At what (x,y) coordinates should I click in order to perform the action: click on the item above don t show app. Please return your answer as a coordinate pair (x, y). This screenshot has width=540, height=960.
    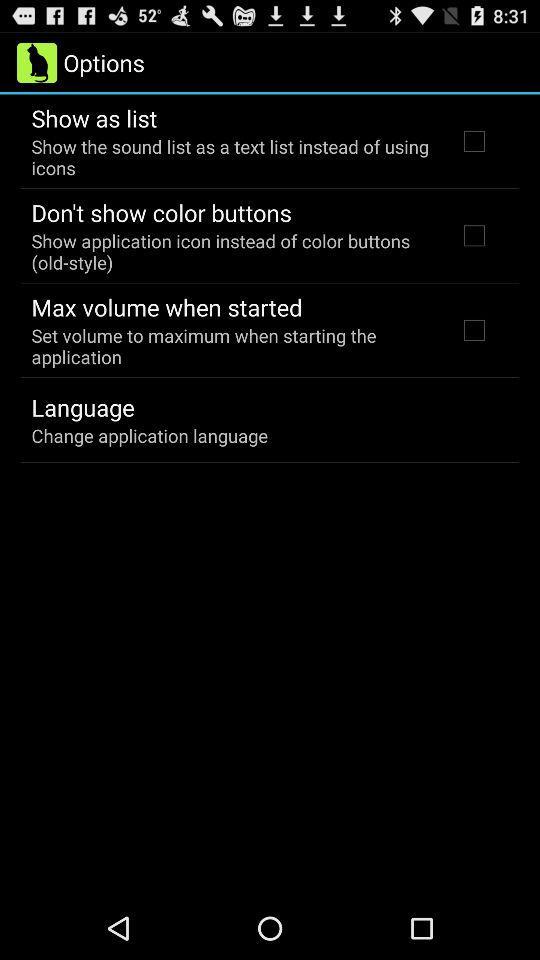
    Looking at the image, I should click on (230, 156).